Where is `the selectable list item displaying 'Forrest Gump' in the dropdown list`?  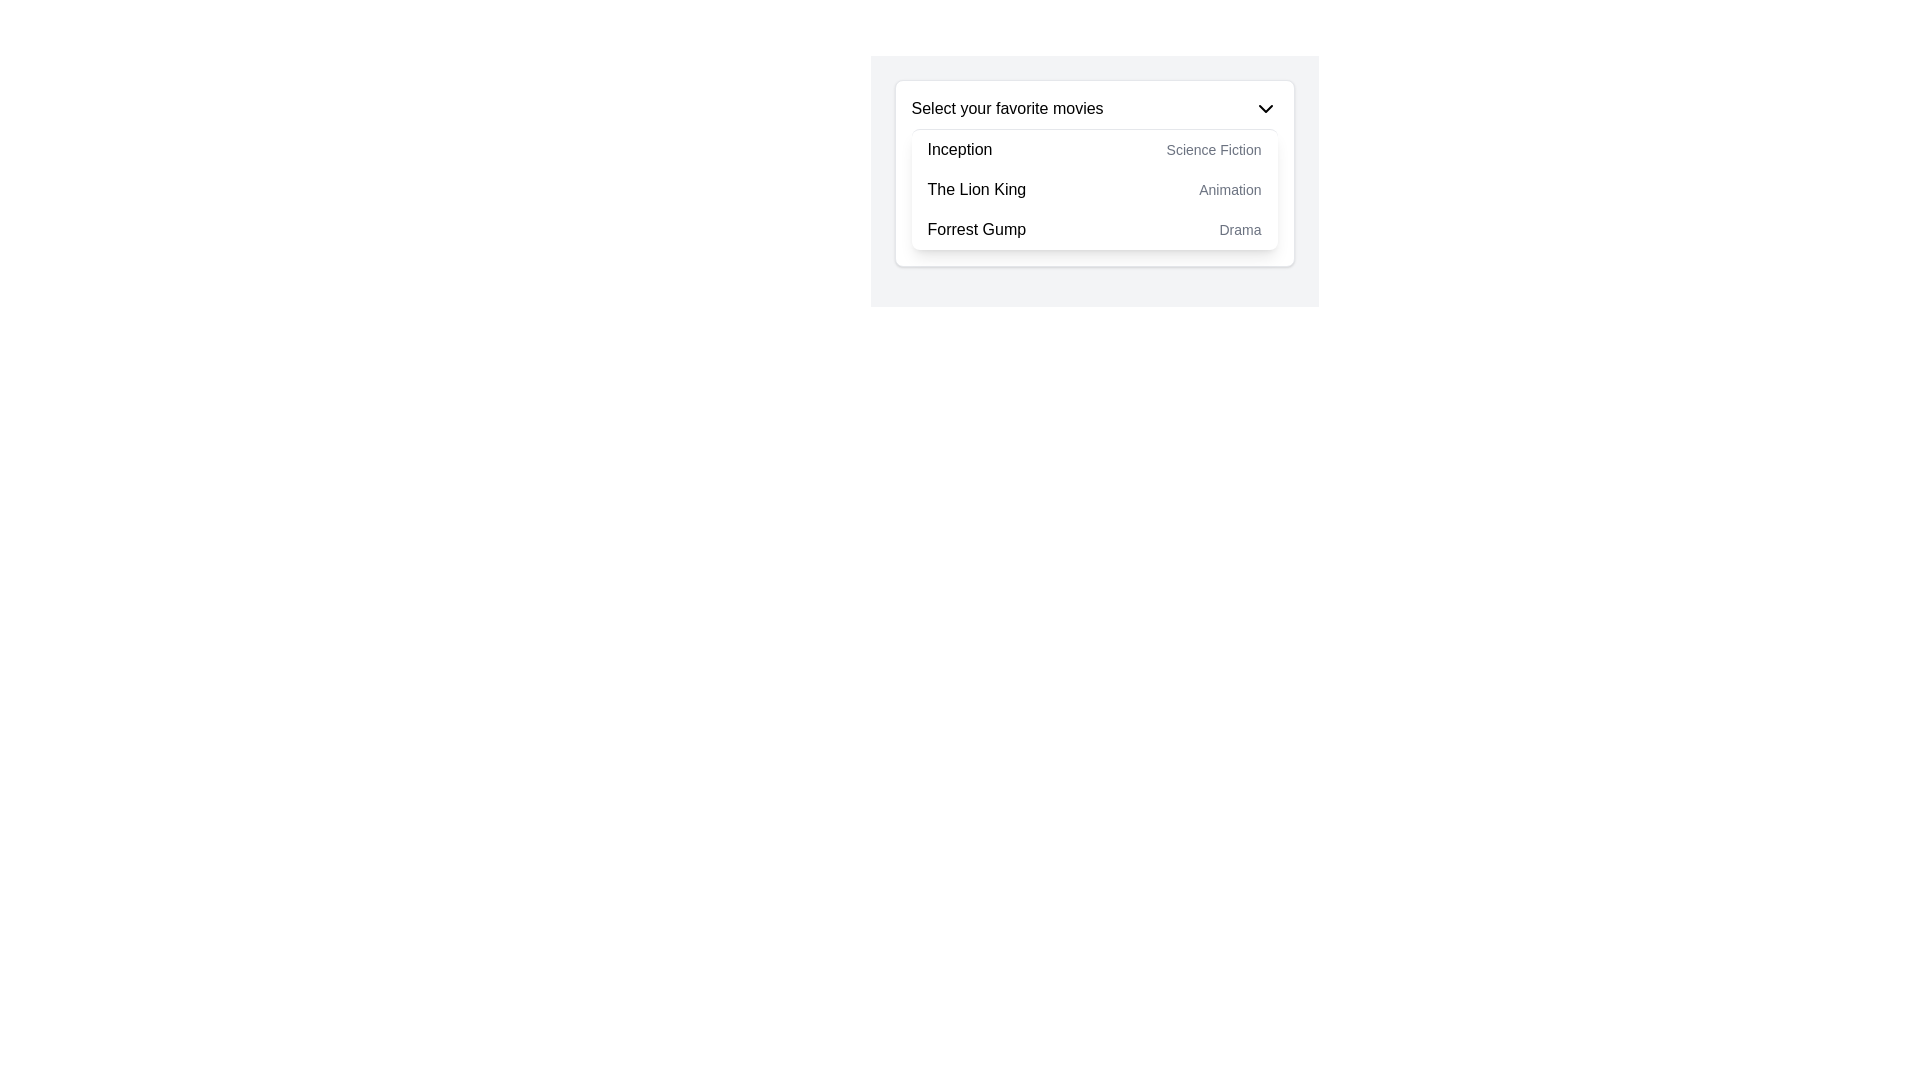
the selectable list item displaying 'Forrest Gump' in the dropdown list is located at coordinates (1093, 229).